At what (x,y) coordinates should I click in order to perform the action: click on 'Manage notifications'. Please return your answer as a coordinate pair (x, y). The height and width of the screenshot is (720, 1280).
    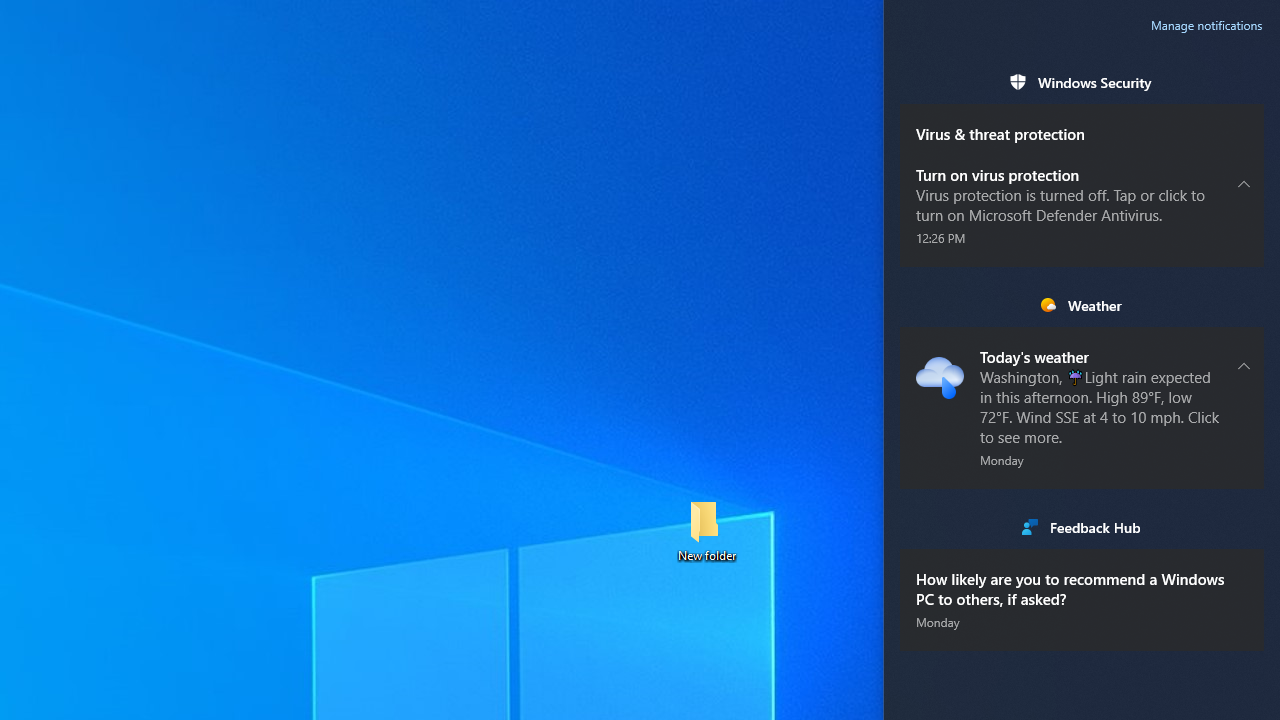
    Looking at the image, I should click on (1206, 25).